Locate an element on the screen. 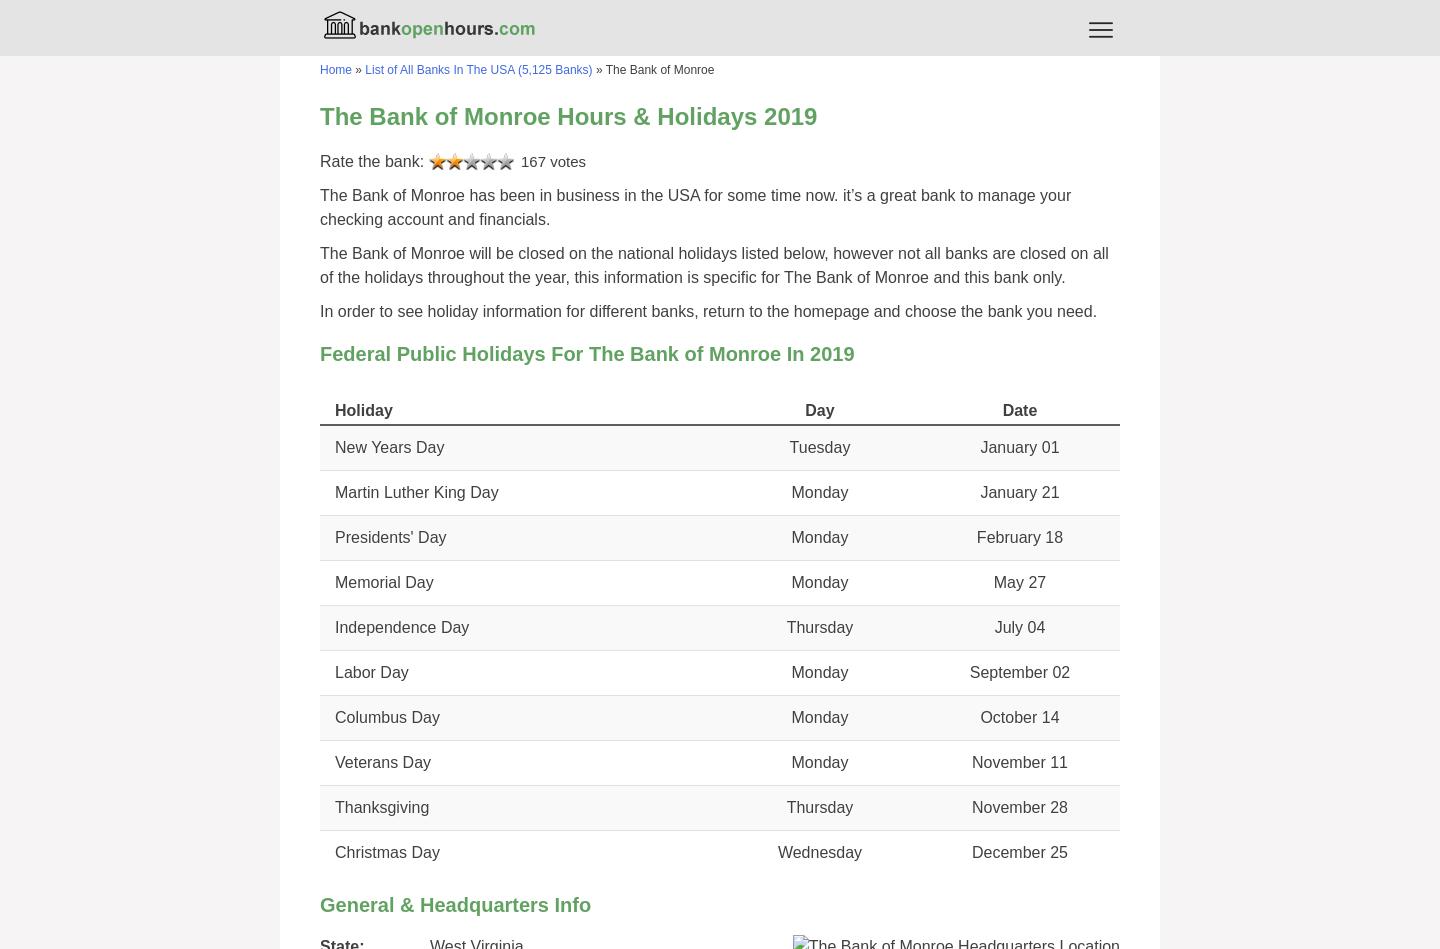  'Federal Public Holidays For The Bank of Monroe In 2019' is located at coordinates (586, 353).